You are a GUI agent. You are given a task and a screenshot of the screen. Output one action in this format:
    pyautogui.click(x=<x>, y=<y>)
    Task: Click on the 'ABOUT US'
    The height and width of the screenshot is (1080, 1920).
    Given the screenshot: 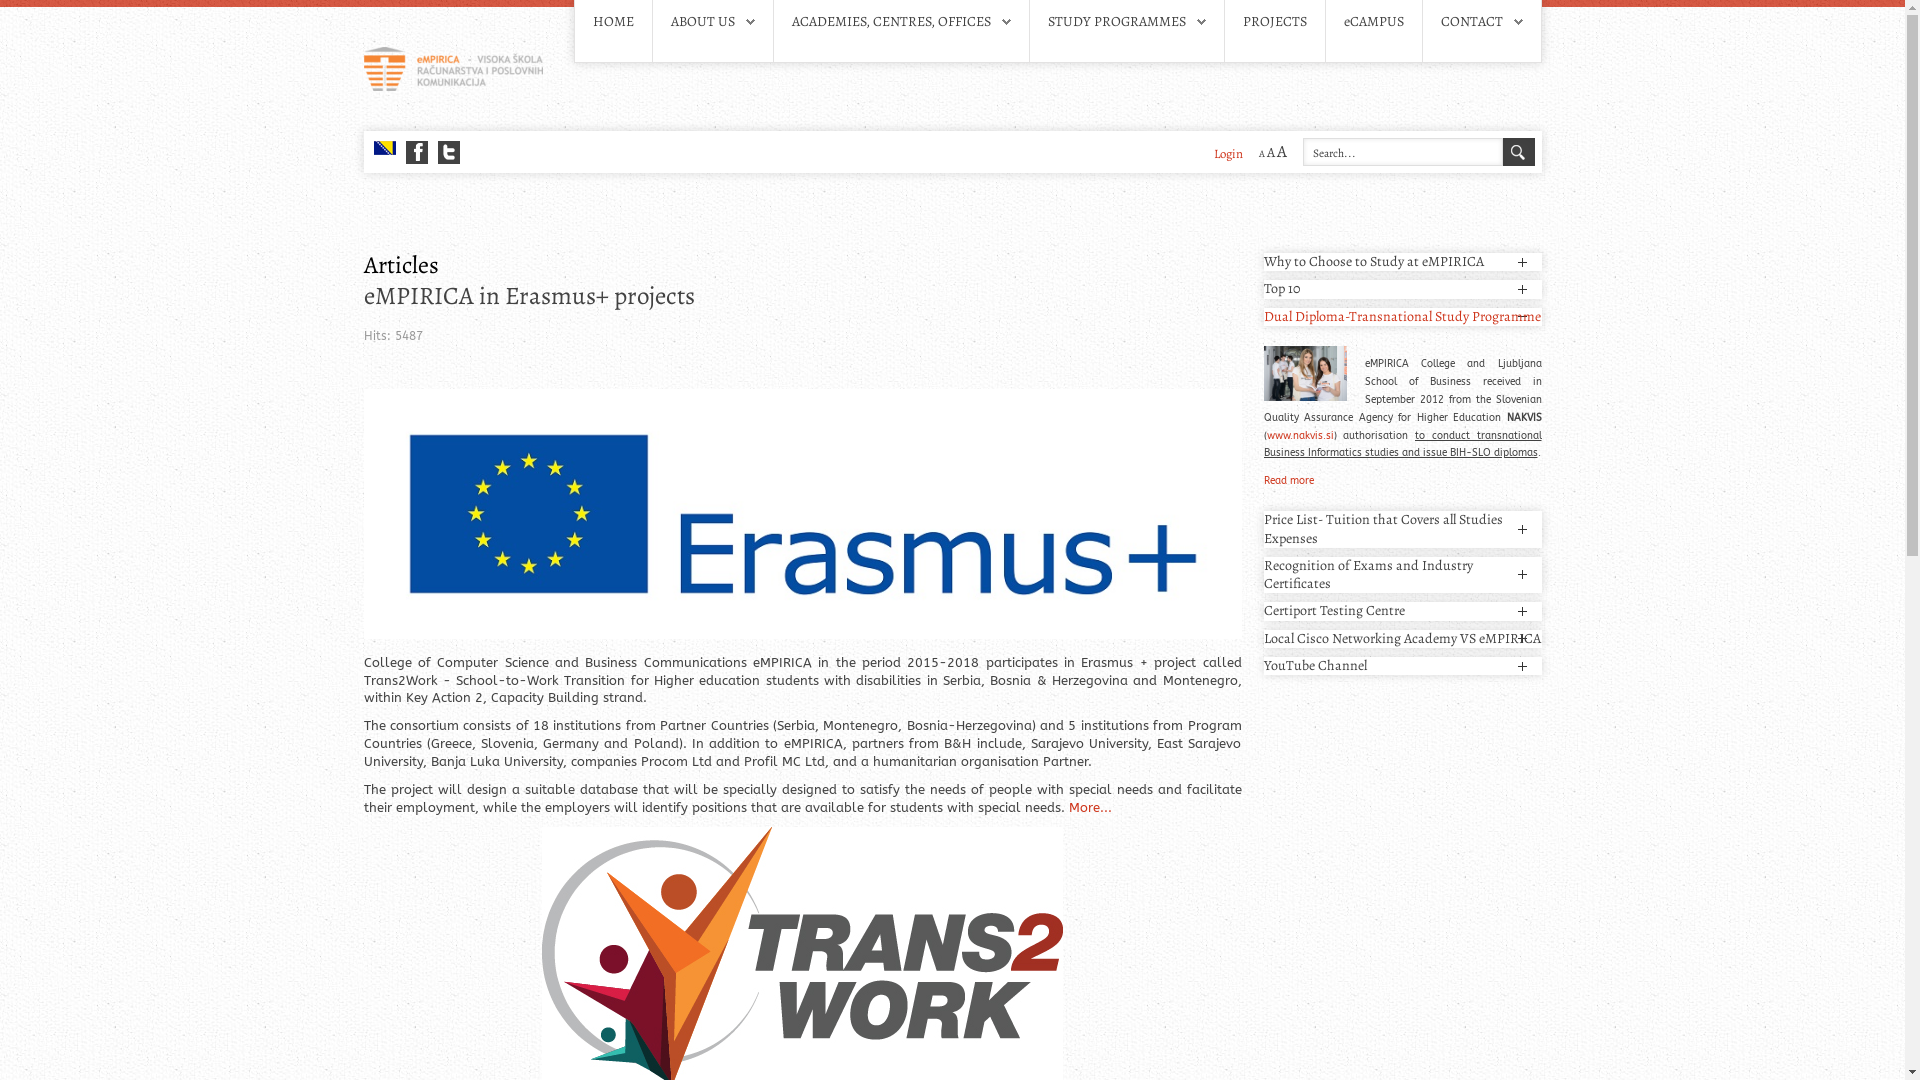 What is the action you would take?
    pyautogui.click(x=711, y=22)
    